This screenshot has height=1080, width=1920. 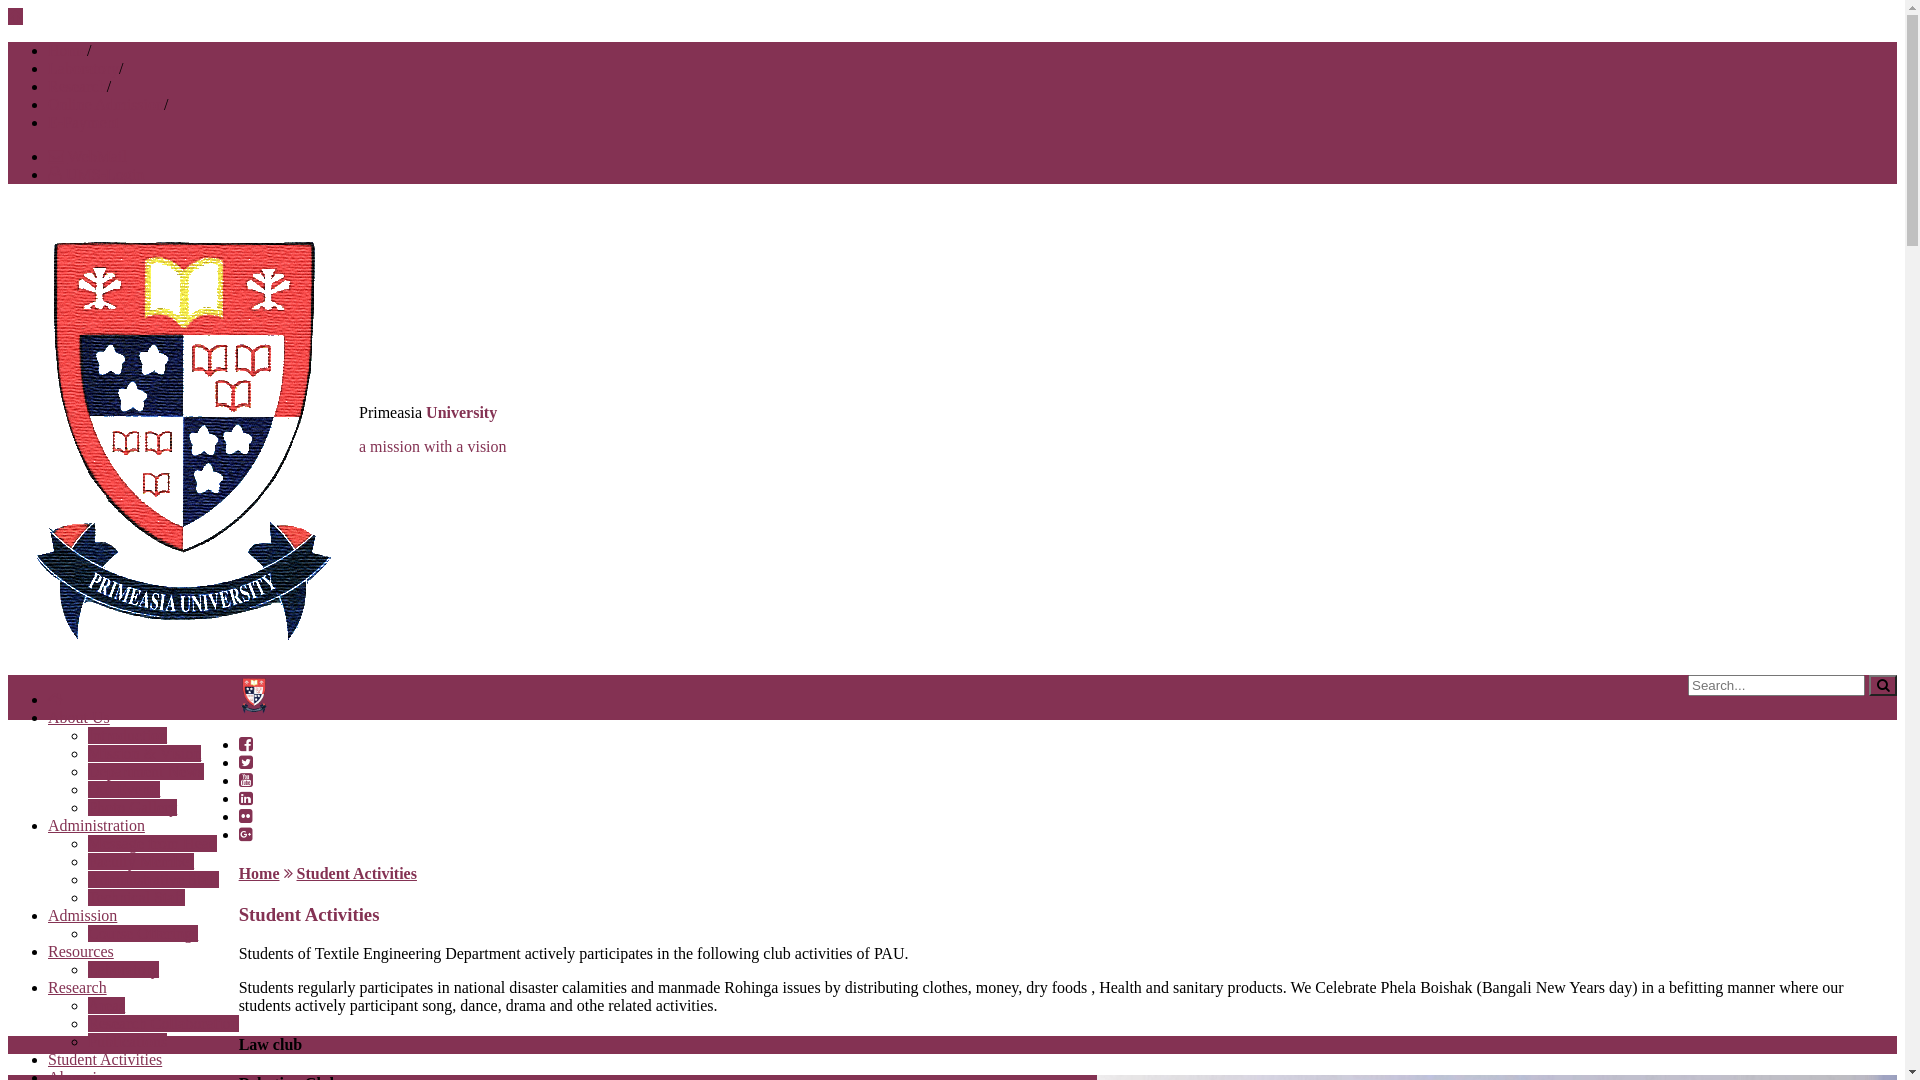 What do you see at coordinates (131, 806) in the screenshot?
I see `'Photo Gallery'` at bounding box center [131, 806].